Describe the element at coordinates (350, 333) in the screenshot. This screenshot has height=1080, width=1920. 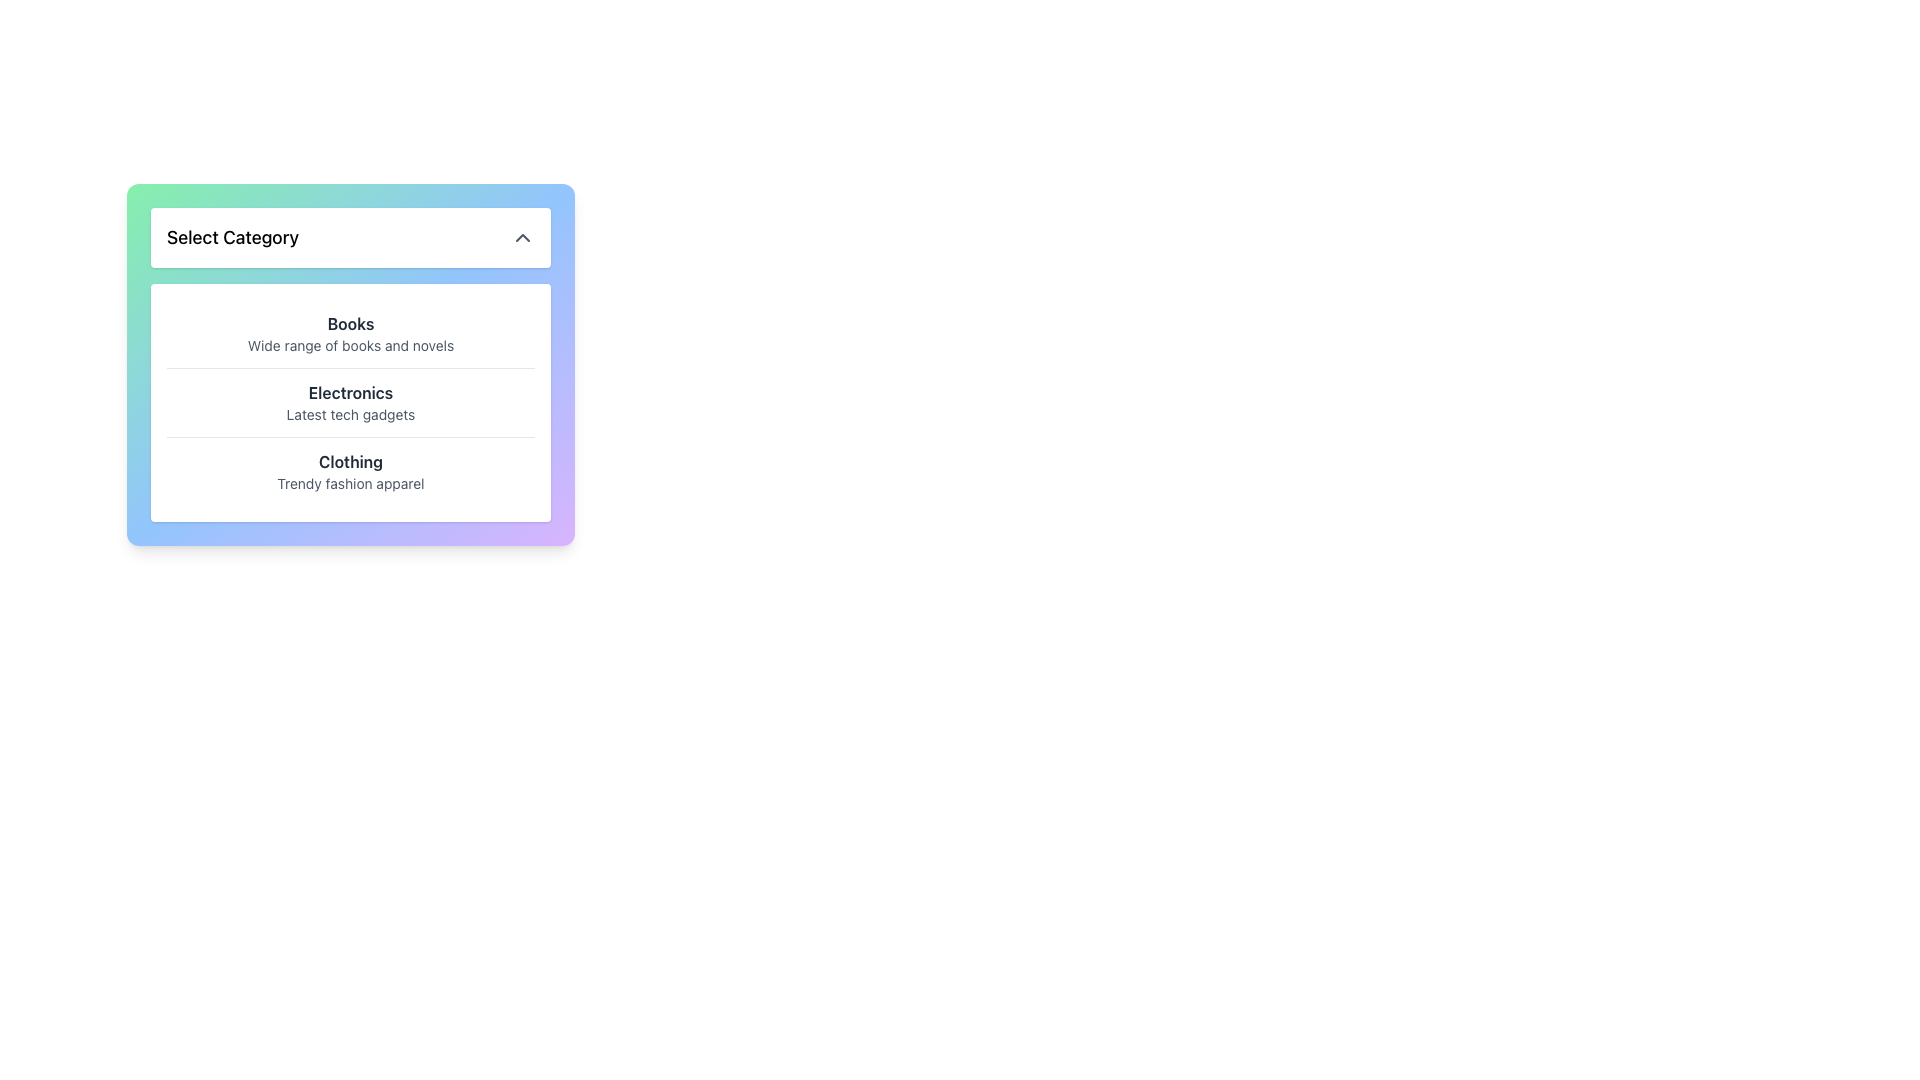
I see `the 'Books' category text element, which is a bold heading followed by a description, located beneath the 'Select Category' label in the dropdown` at that location.